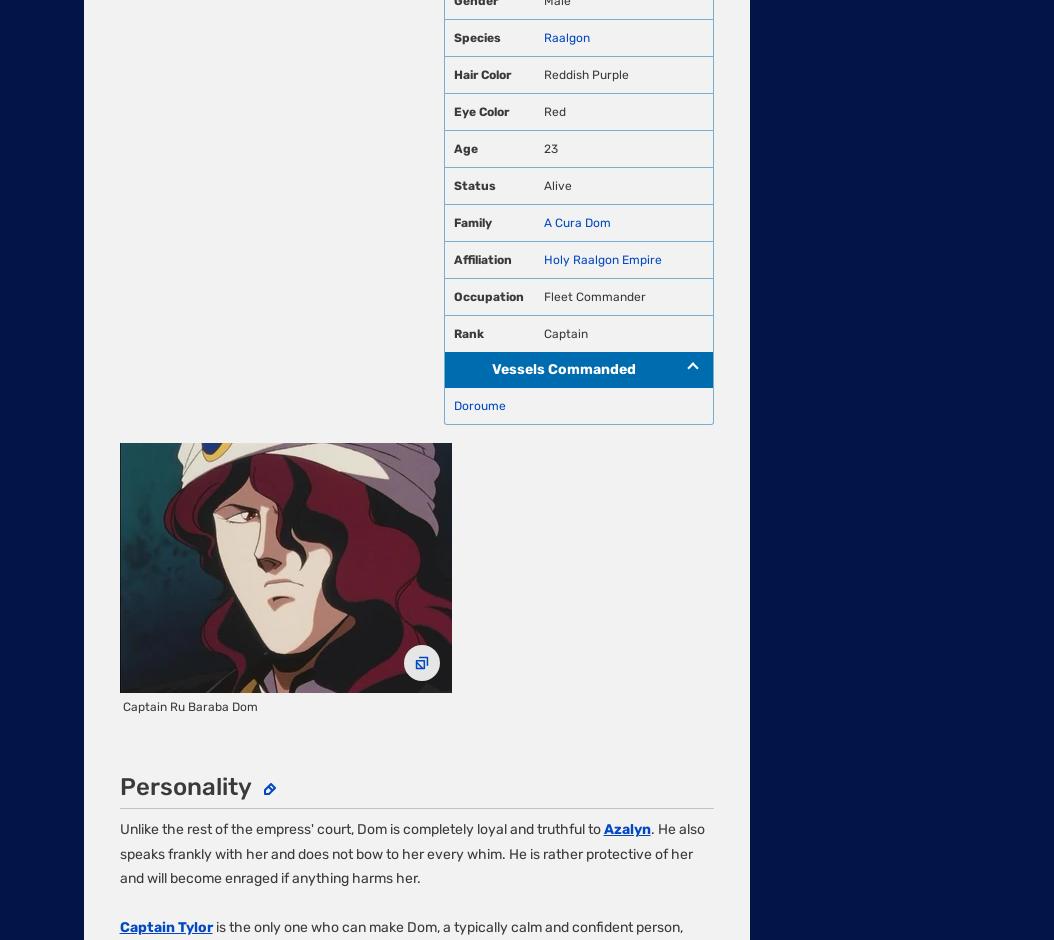 The height and width of the screenshot is (940, 1054). Describe the element at coordinates (109, 588) in the screenshot. I see `'Support'` at that location.